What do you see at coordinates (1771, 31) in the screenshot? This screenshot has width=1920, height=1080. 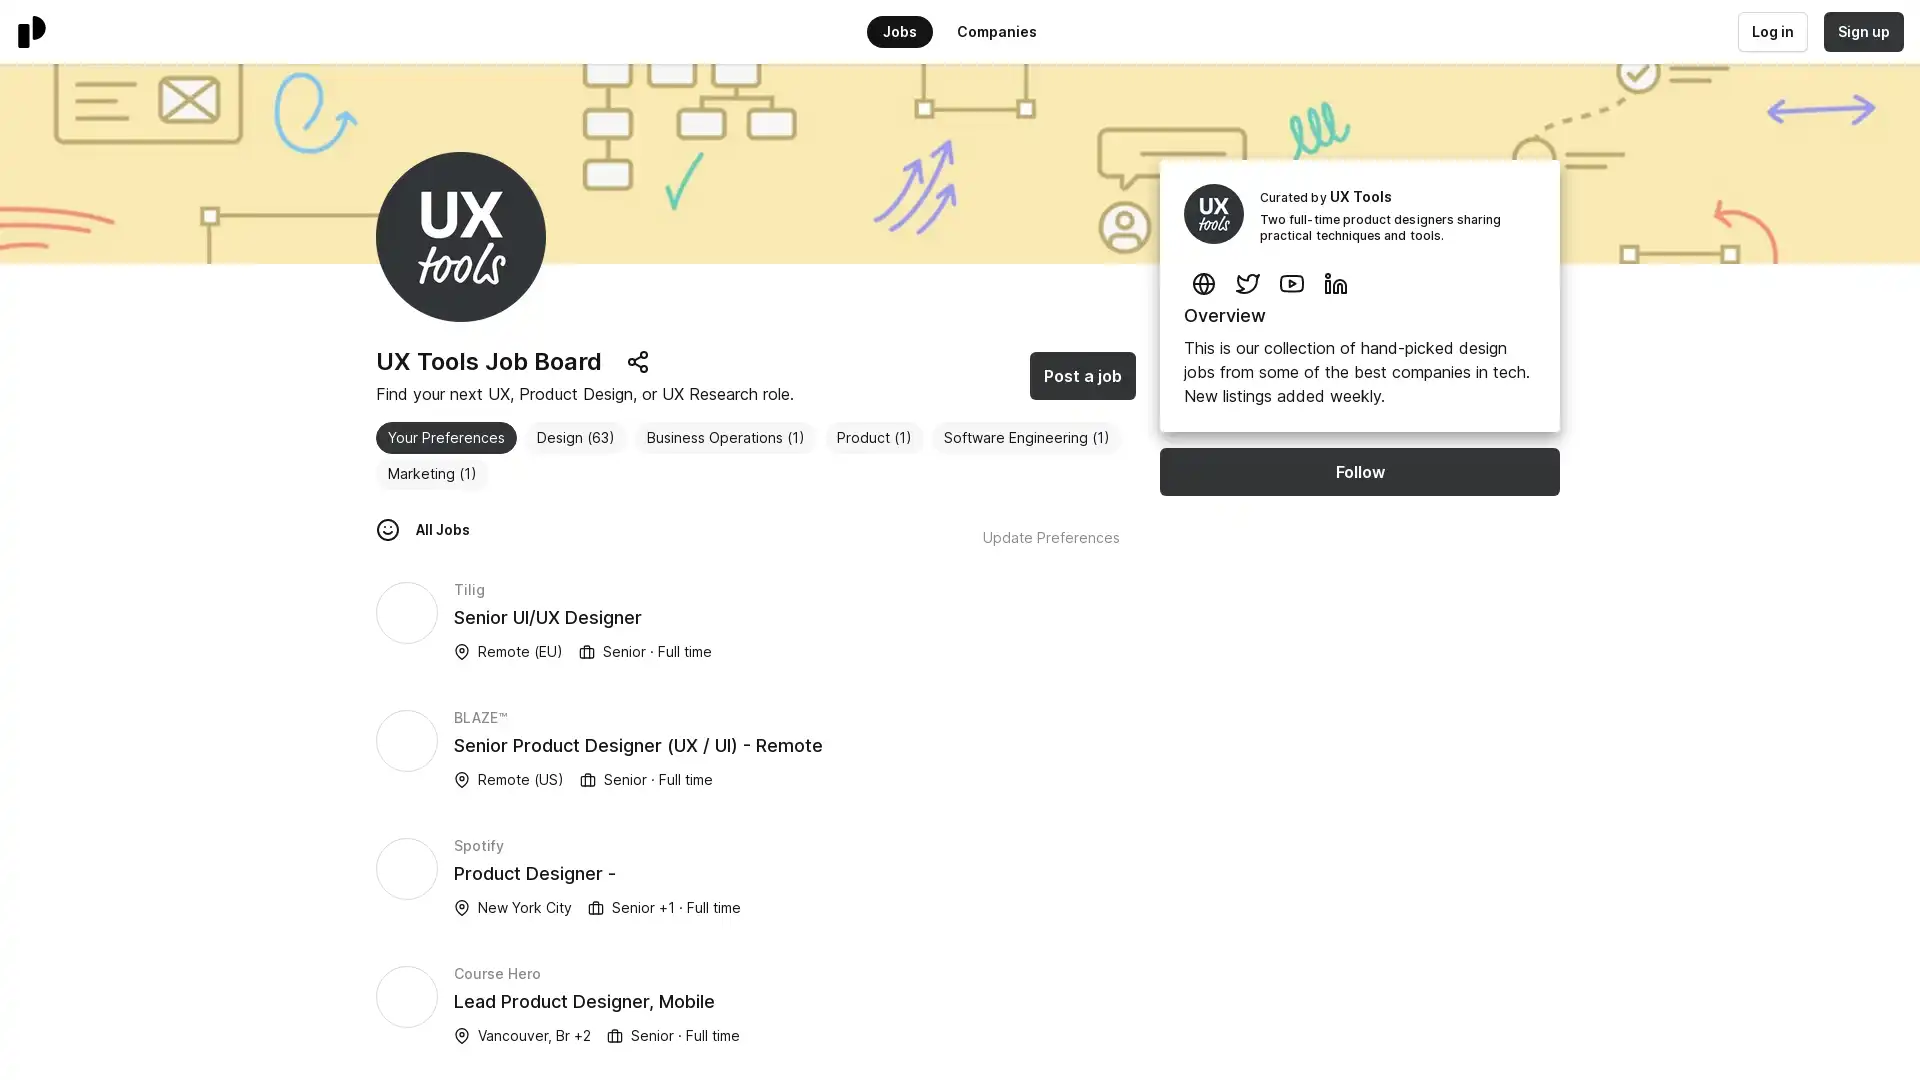 I see `Log in` at bounding box center [1771, 31].